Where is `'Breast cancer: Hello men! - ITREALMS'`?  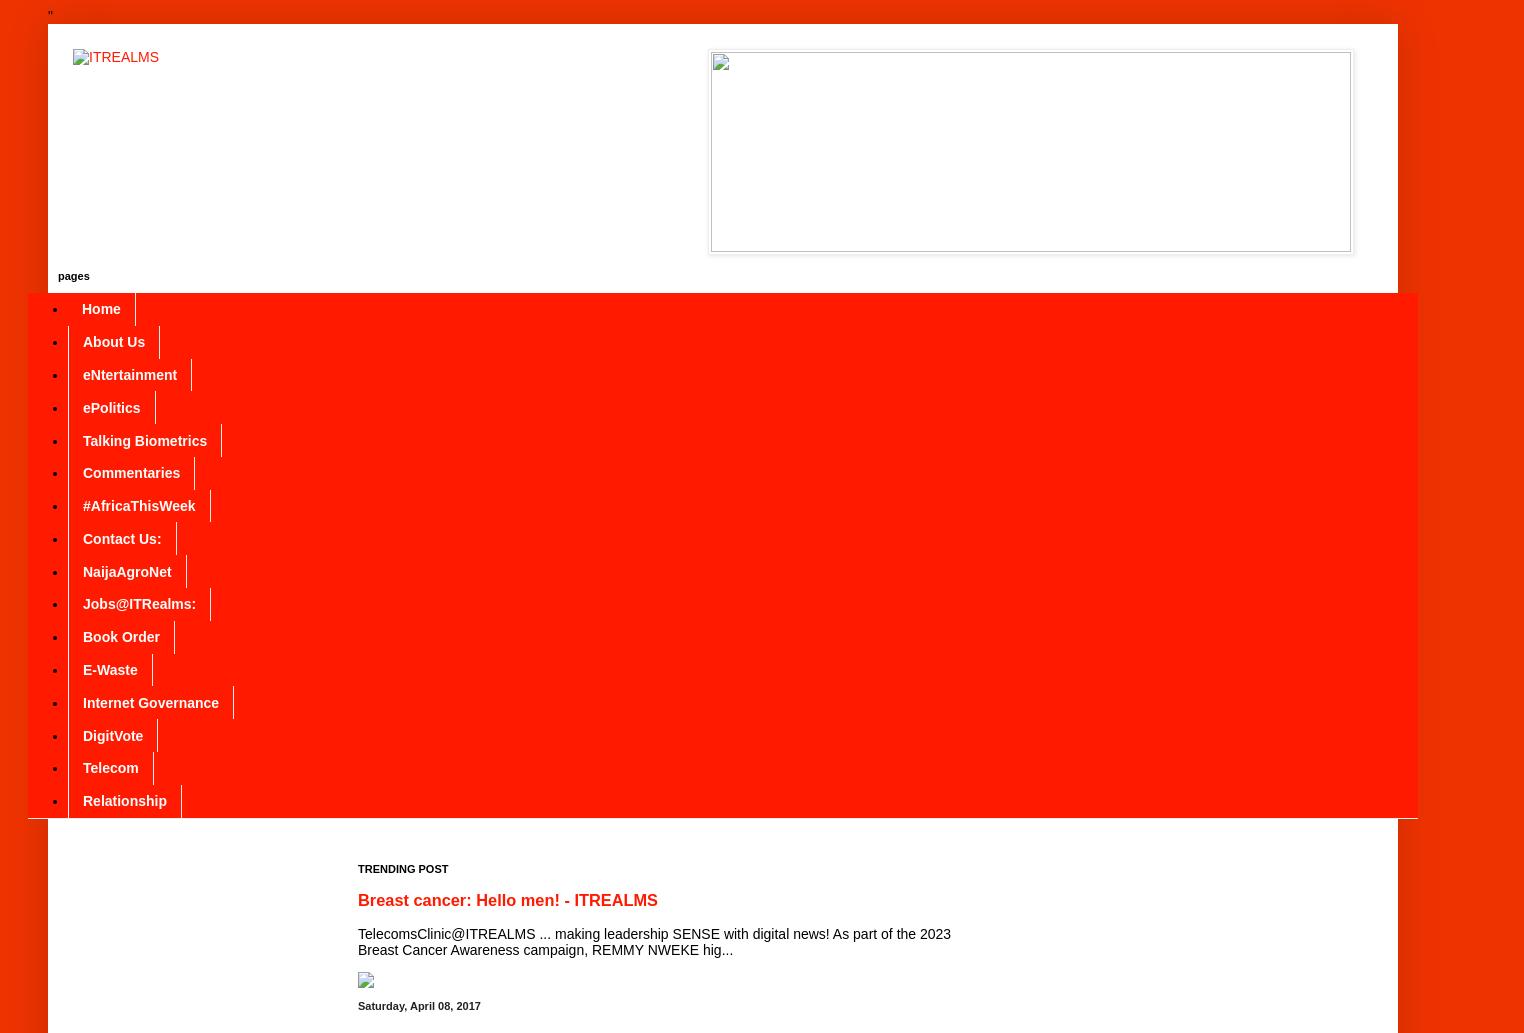
'Breast cancer: Hello men! - ITREALMS' is located at coordinates (507, 898).